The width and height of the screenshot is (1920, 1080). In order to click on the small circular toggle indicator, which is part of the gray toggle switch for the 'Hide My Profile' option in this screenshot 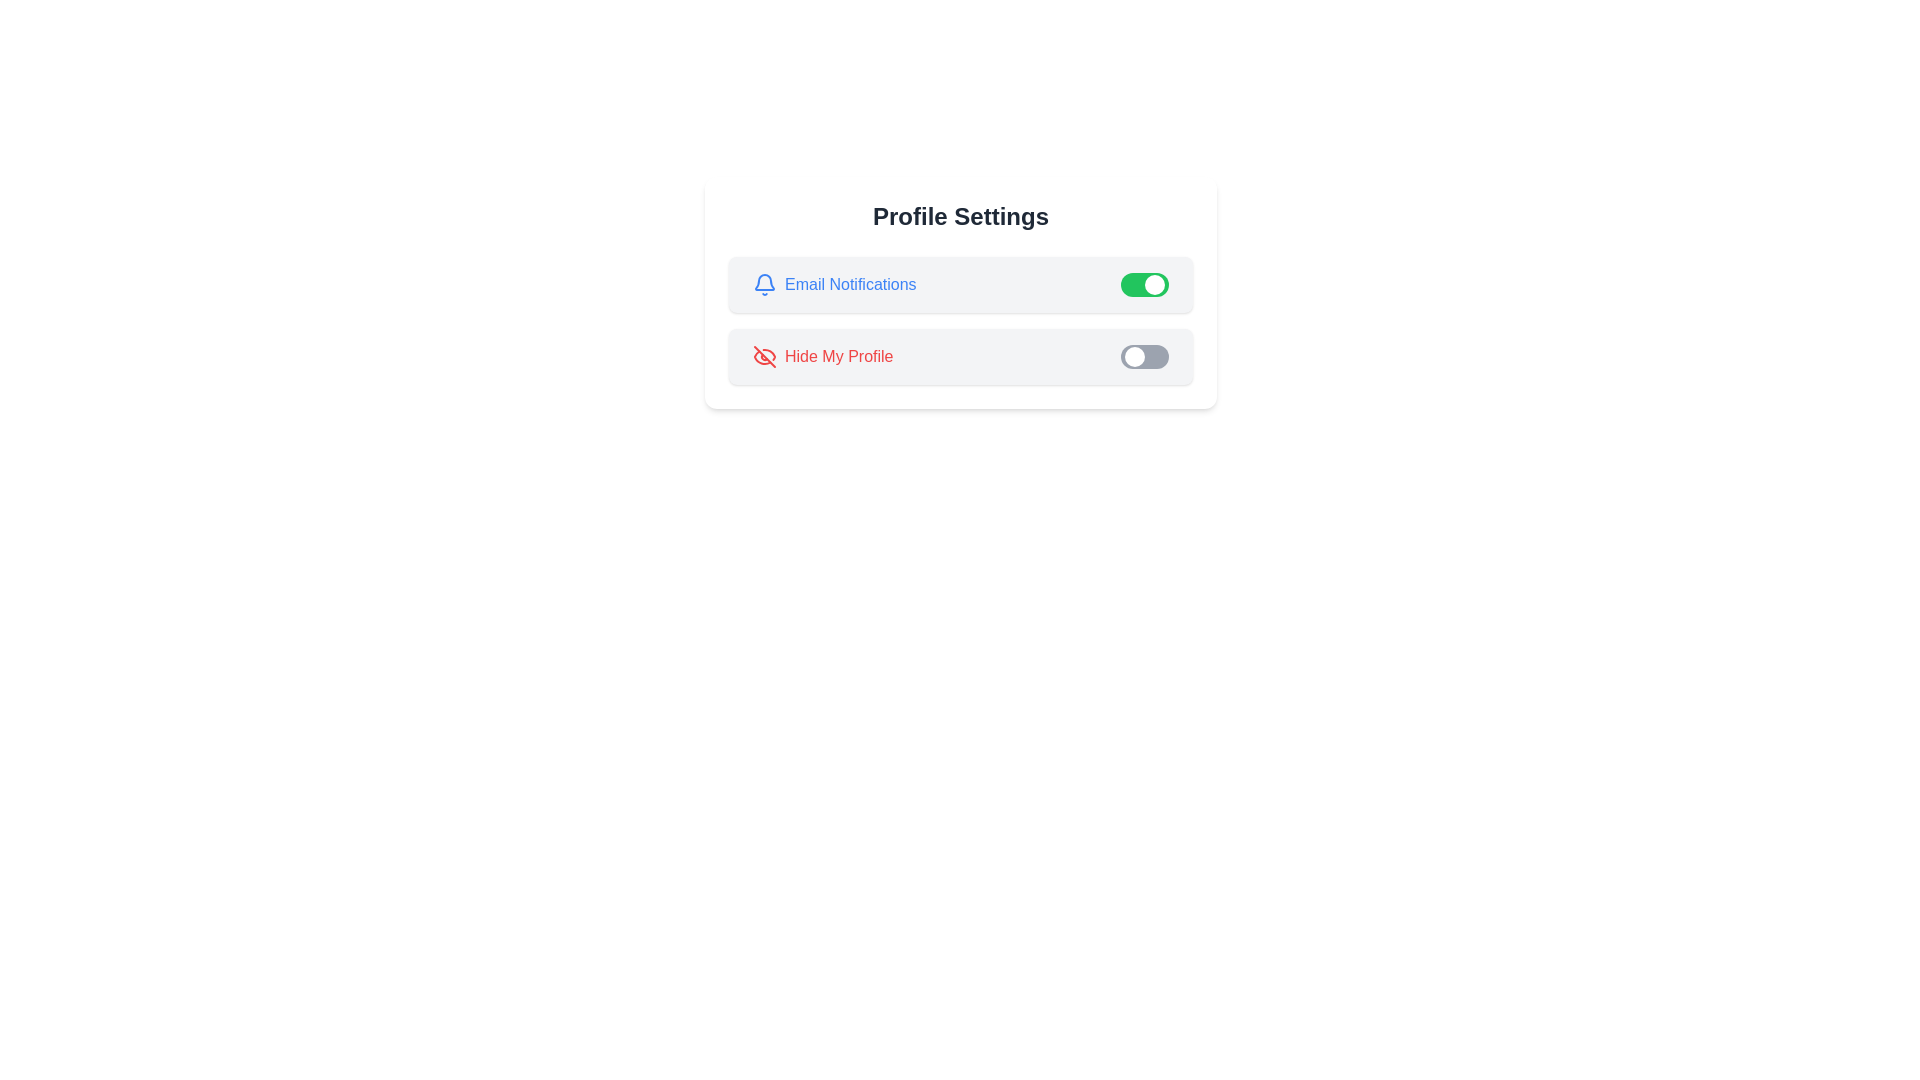, I will do `click(1134, 356)`.